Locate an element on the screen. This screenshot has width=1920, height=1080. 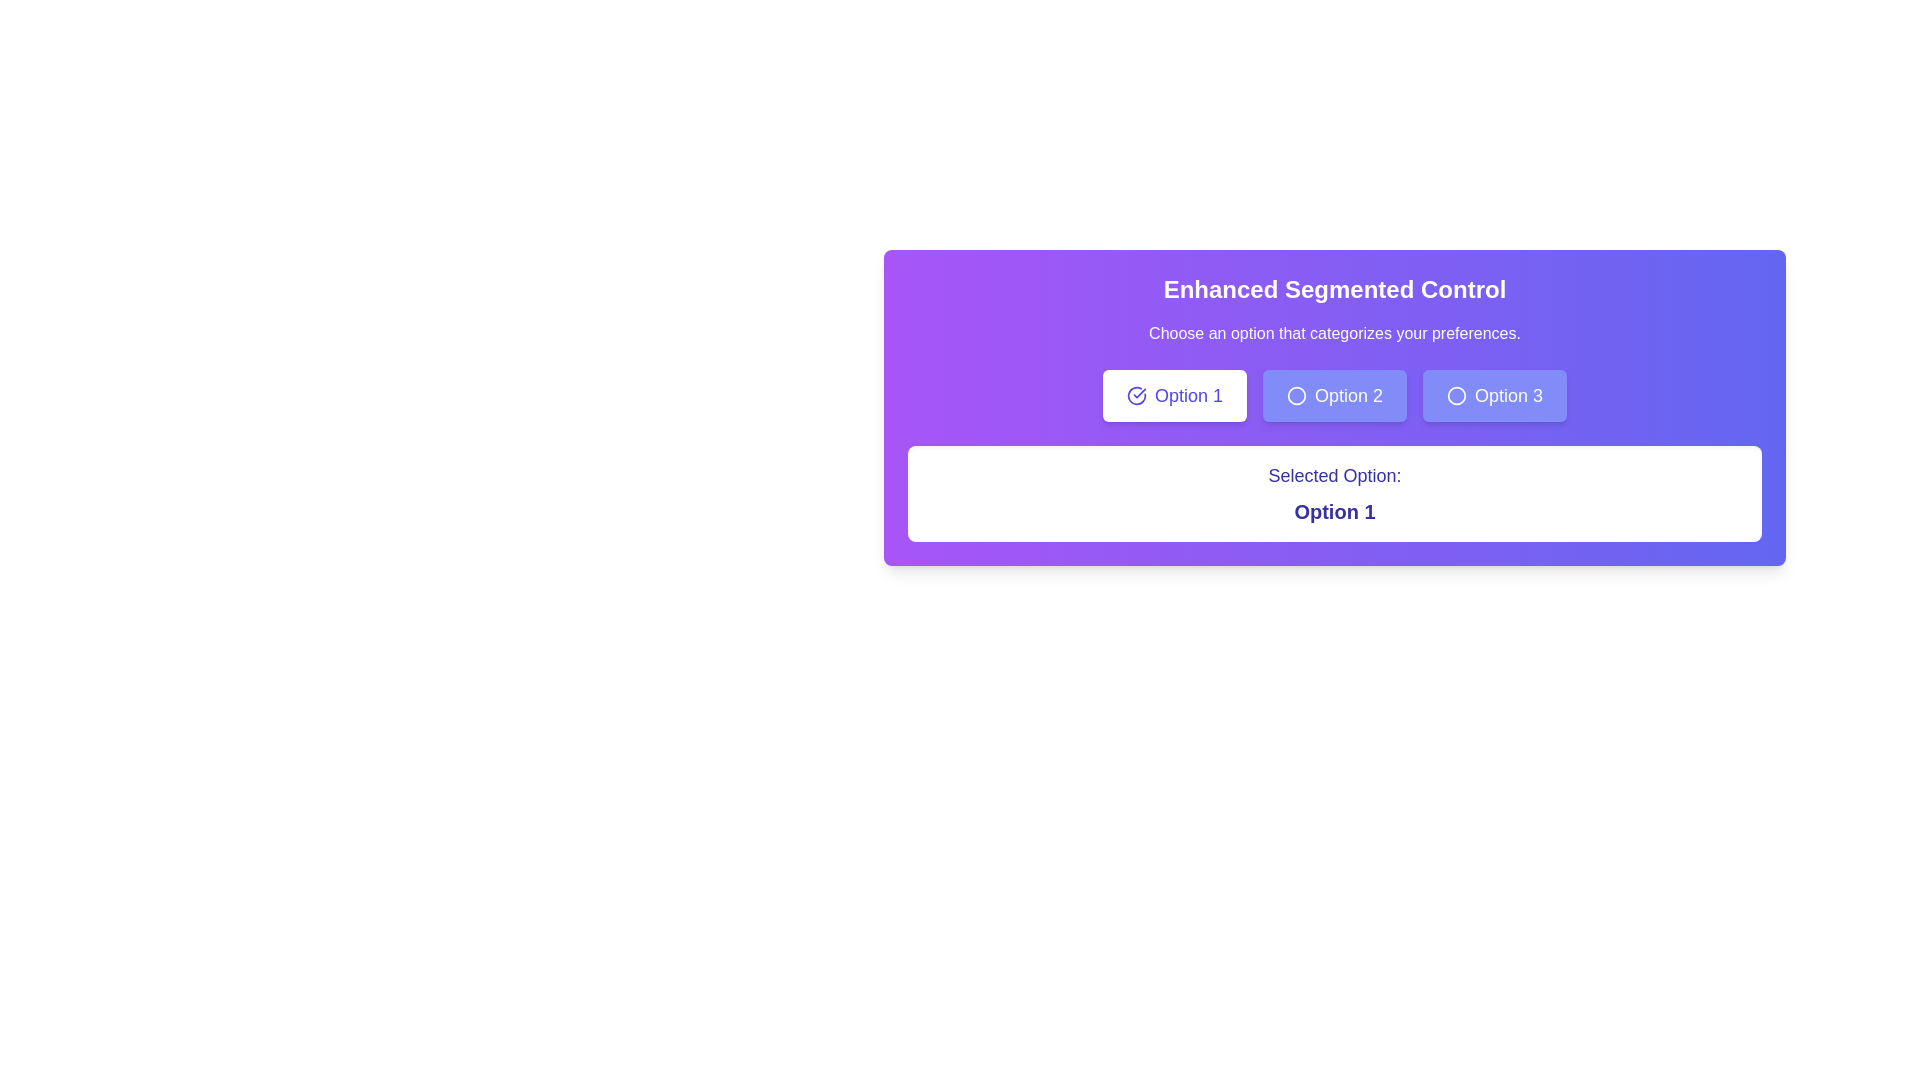
the third button in the segmented control interface is located at coordinates (1495, 396).